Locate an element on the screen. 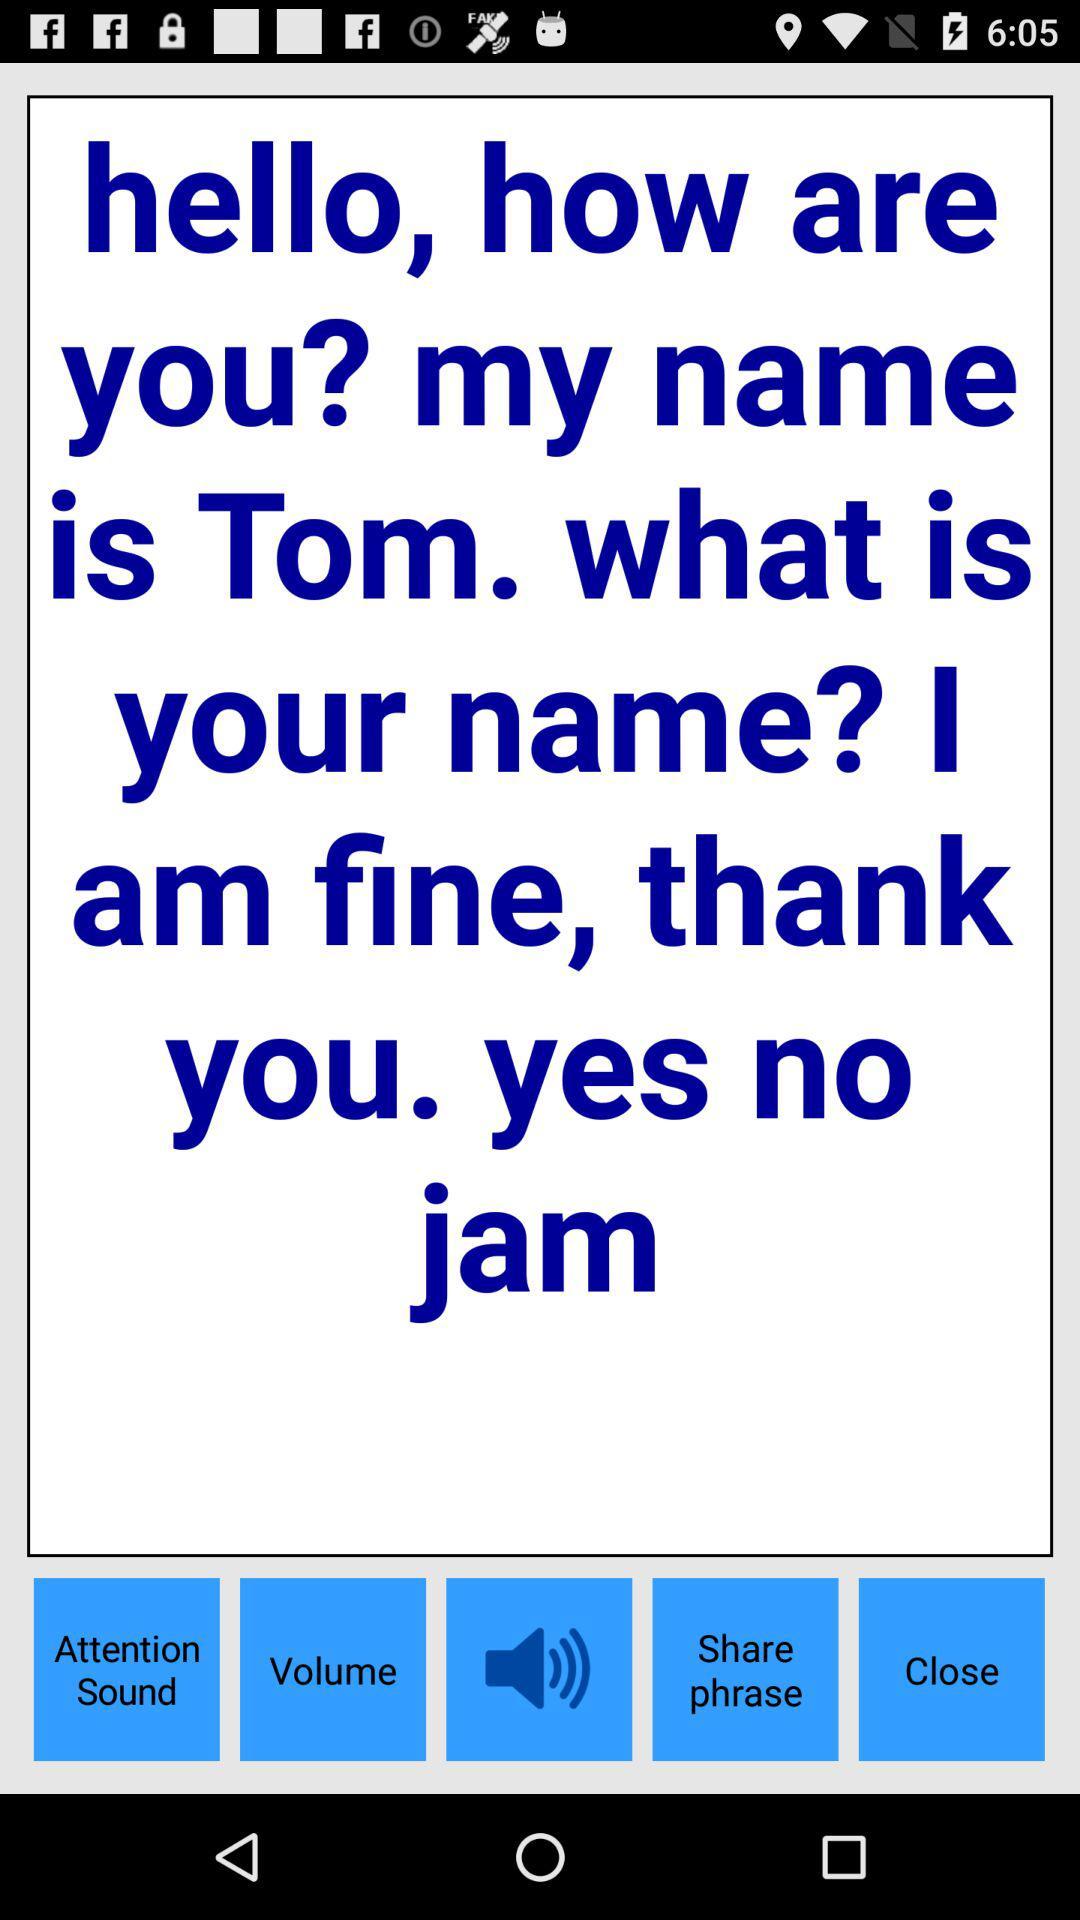 This screenshot has height=1920, width=1080. the button to the left of close is located at coordinates (745, 1669).